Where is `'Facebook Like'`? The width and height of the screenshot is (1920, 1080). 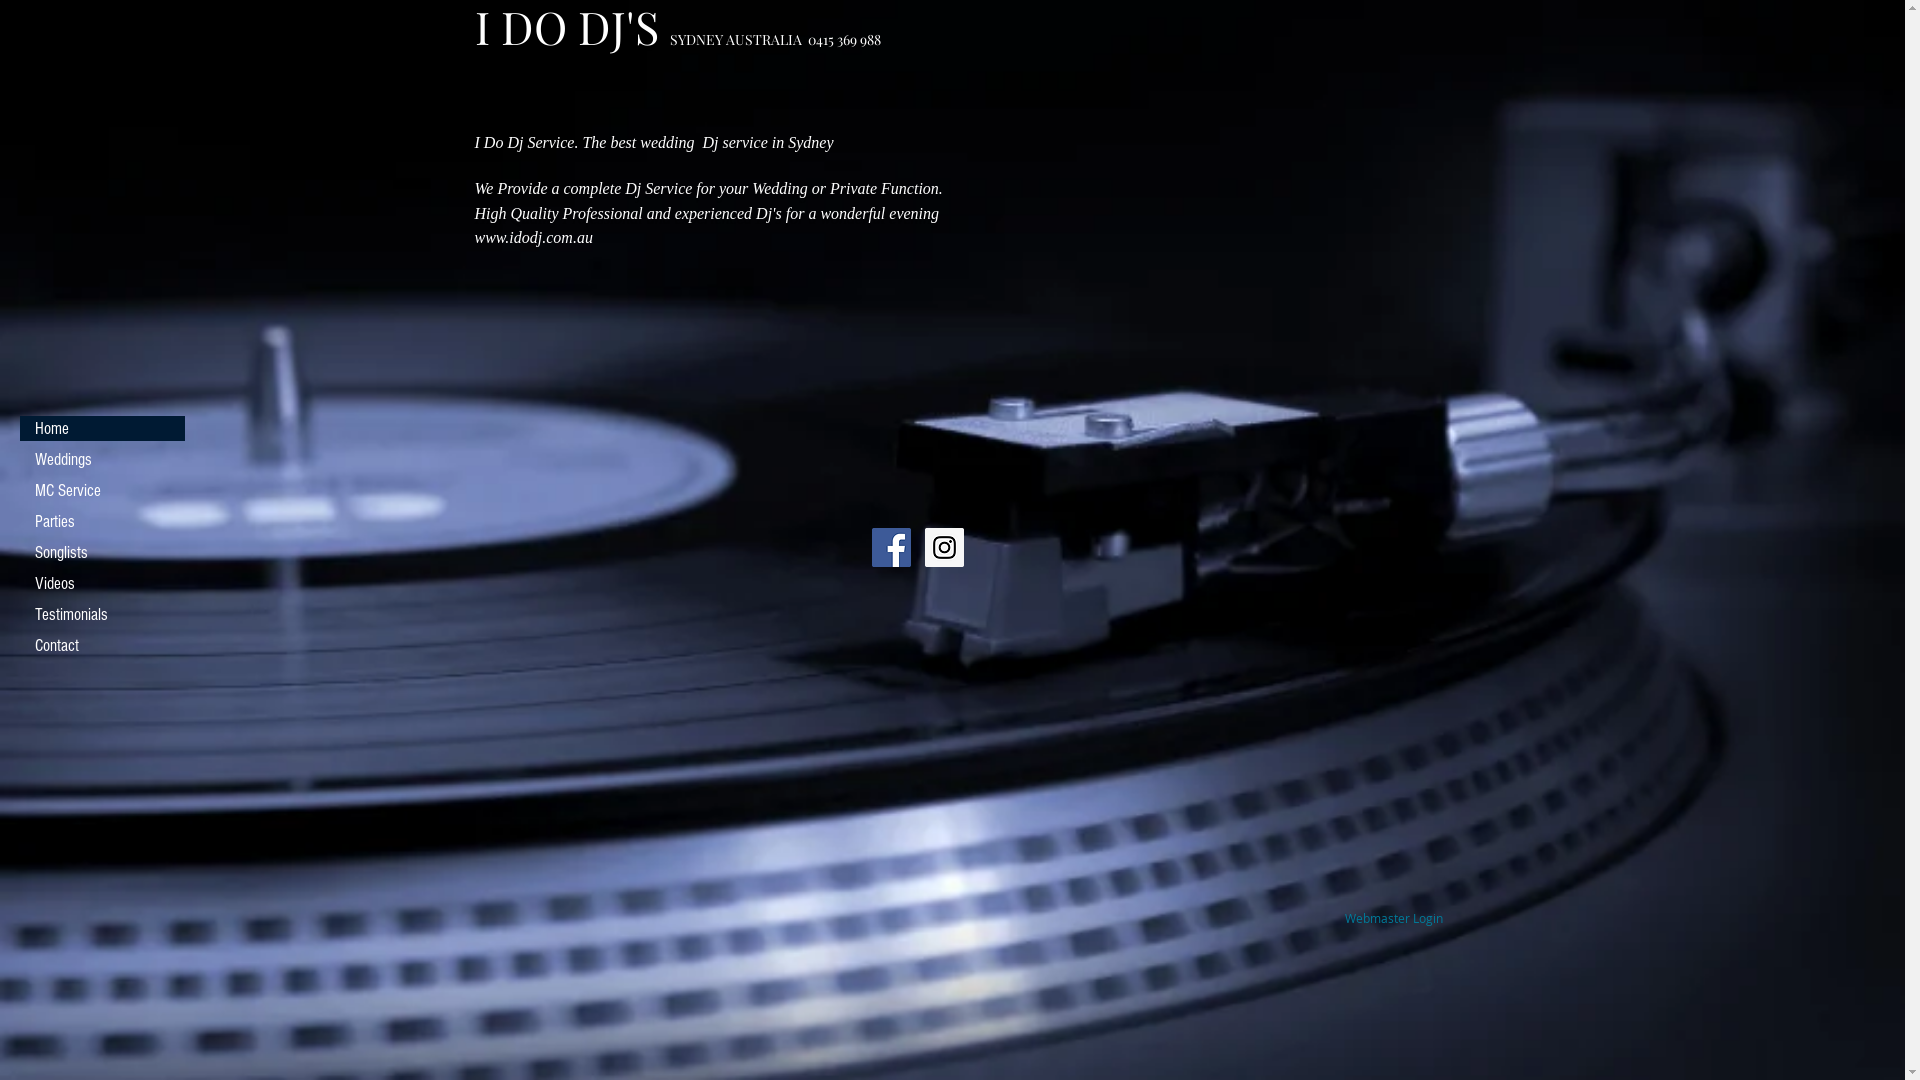
'Facebook Like' is located at coordinates (528, 579).